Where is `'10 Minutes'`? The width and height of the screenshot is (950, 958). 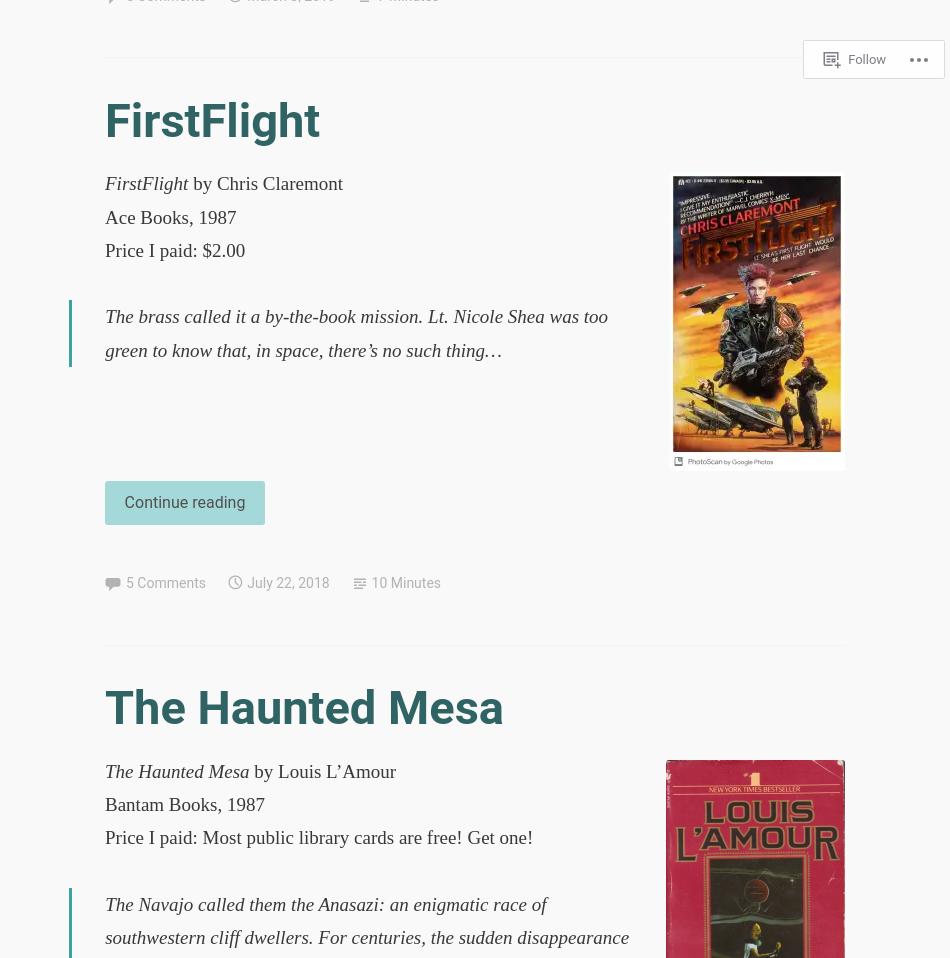 '10 Minutes' is located at coordinates (405, 583).